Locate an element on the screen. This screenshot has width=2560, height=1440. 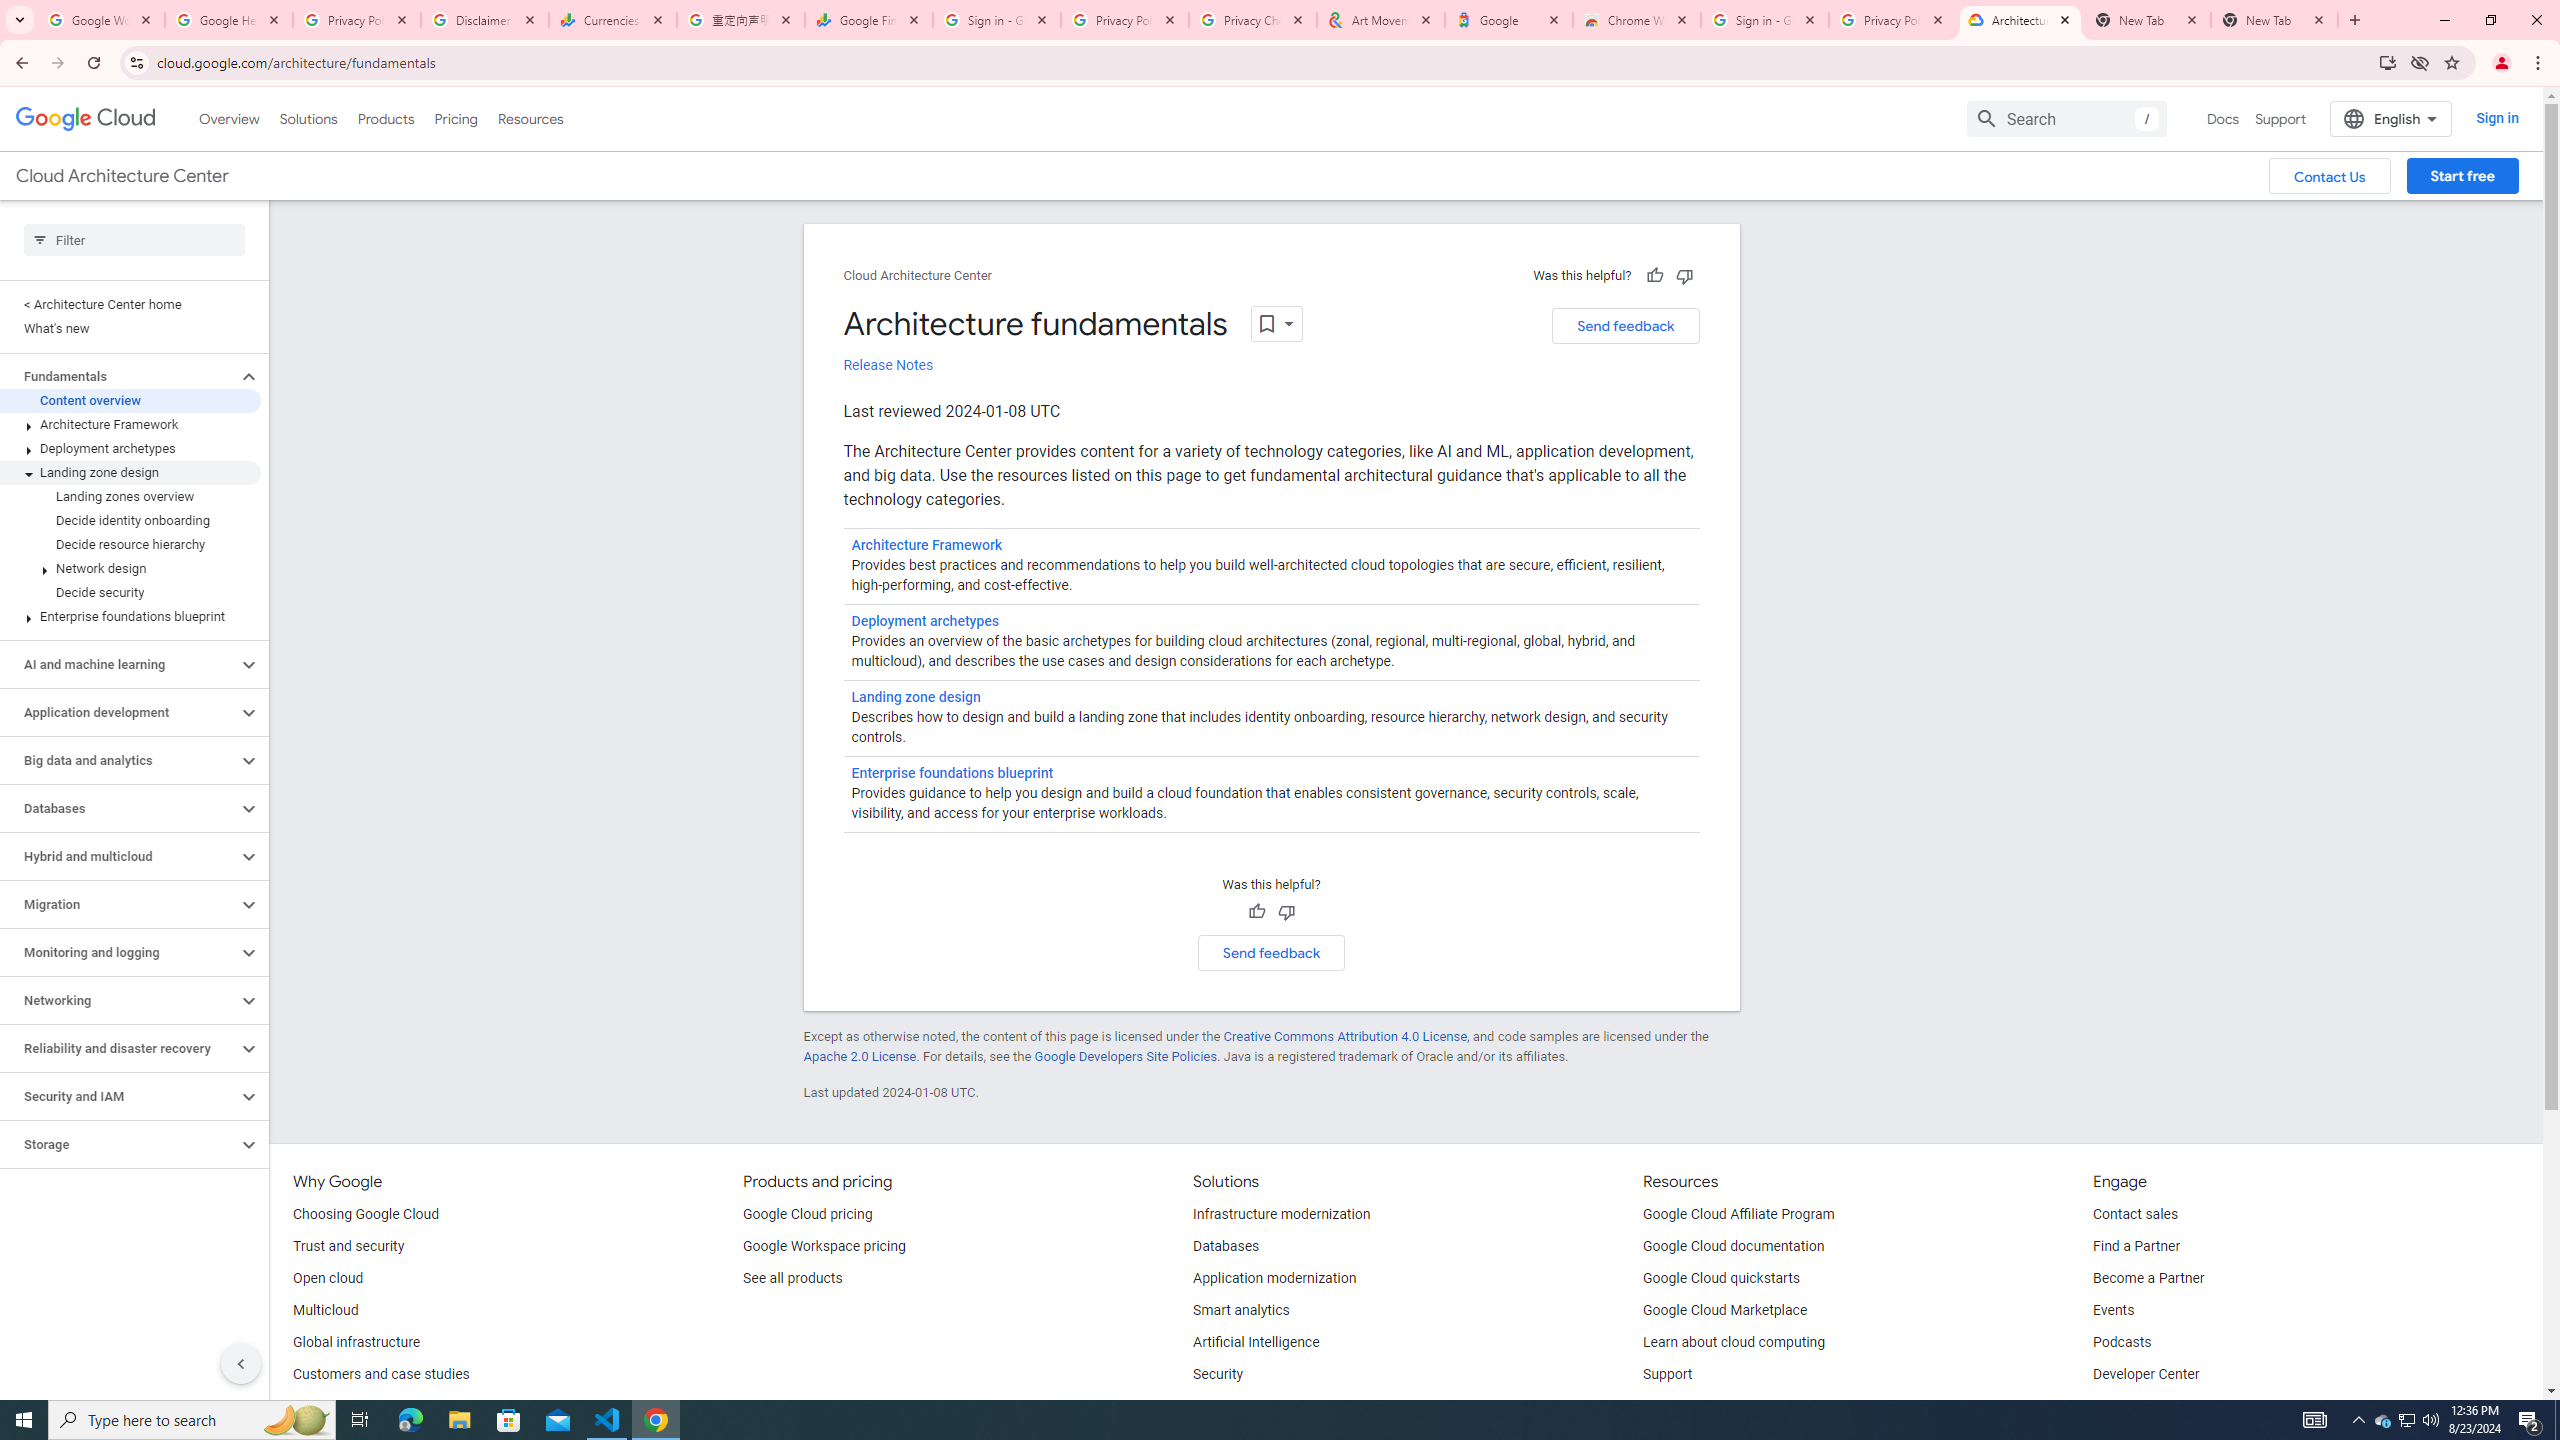
'Big data and analytics' is located at coordinates (118, 761).